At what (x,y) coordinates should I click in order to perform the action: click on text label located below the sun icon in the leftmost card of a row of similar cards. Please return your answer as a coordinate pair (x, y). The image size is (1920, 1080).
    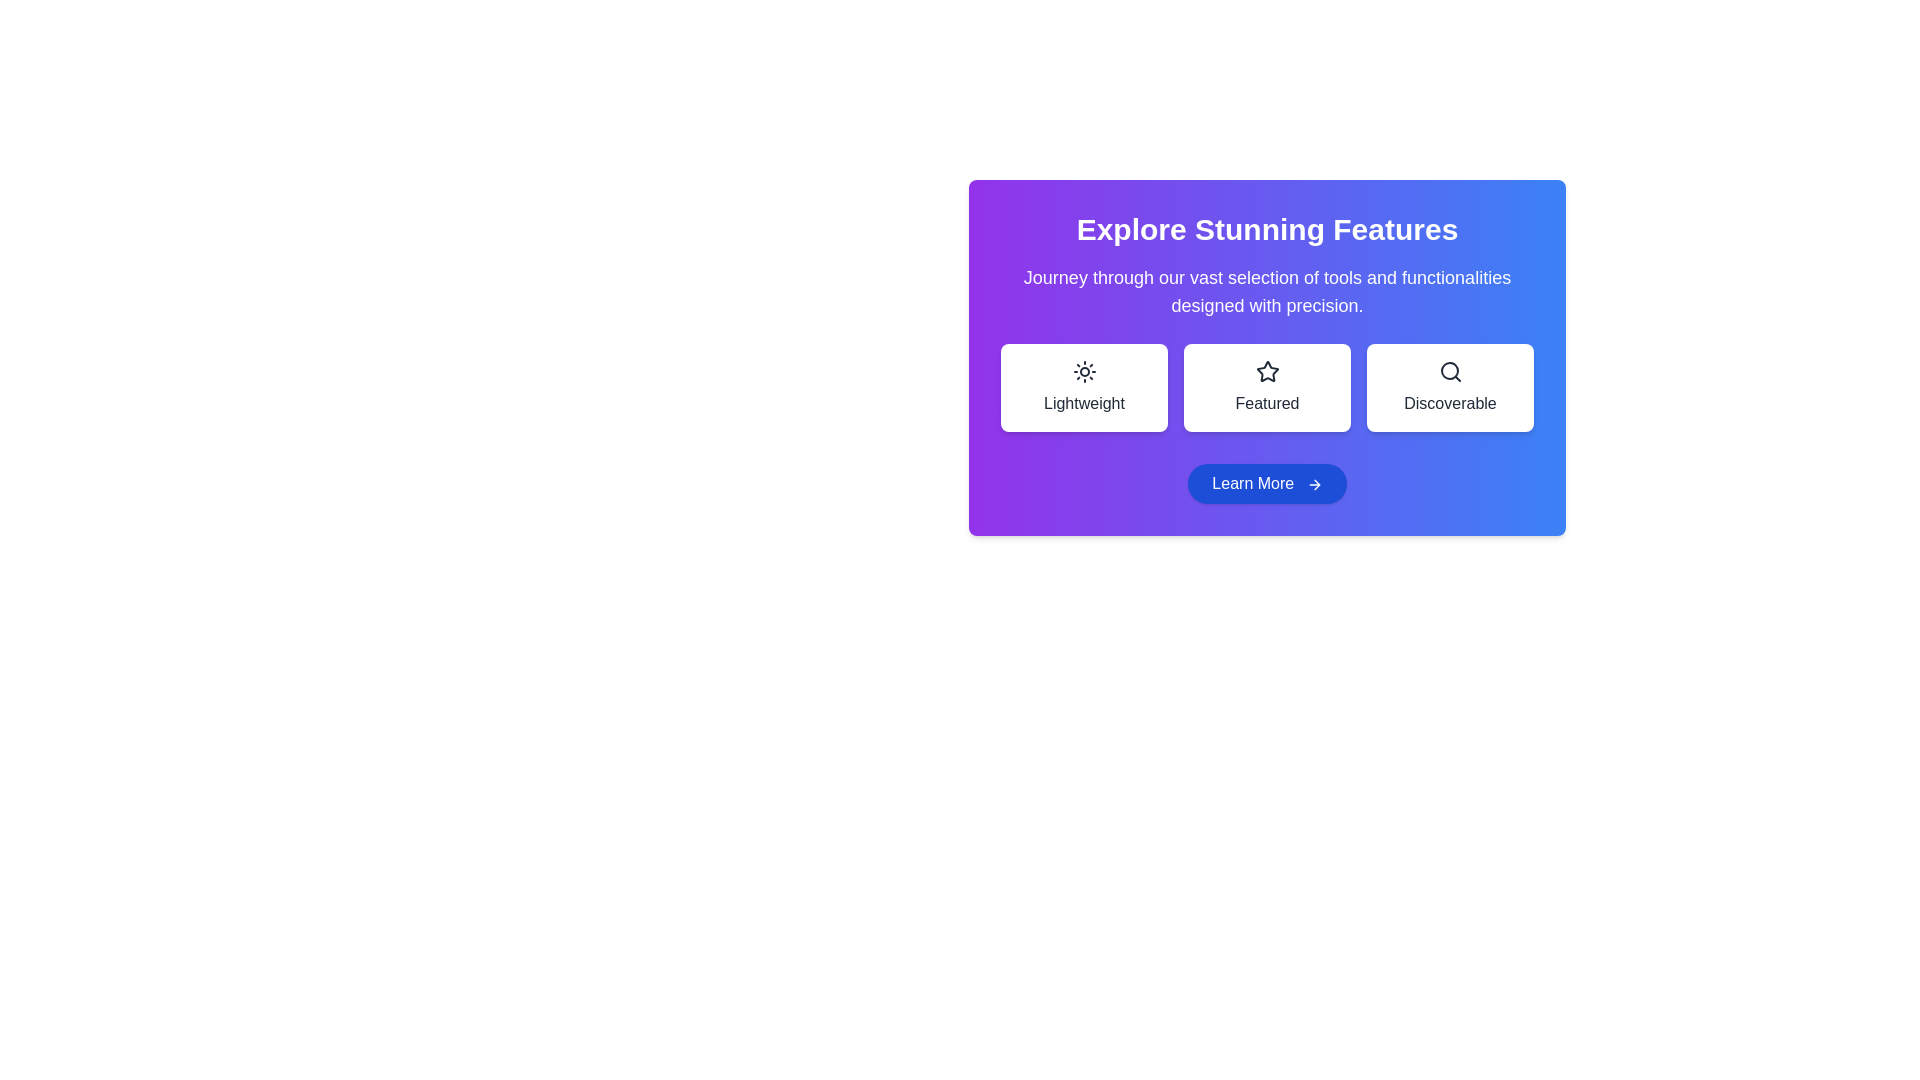
    Looking at the image, I should click on (1083, 404).